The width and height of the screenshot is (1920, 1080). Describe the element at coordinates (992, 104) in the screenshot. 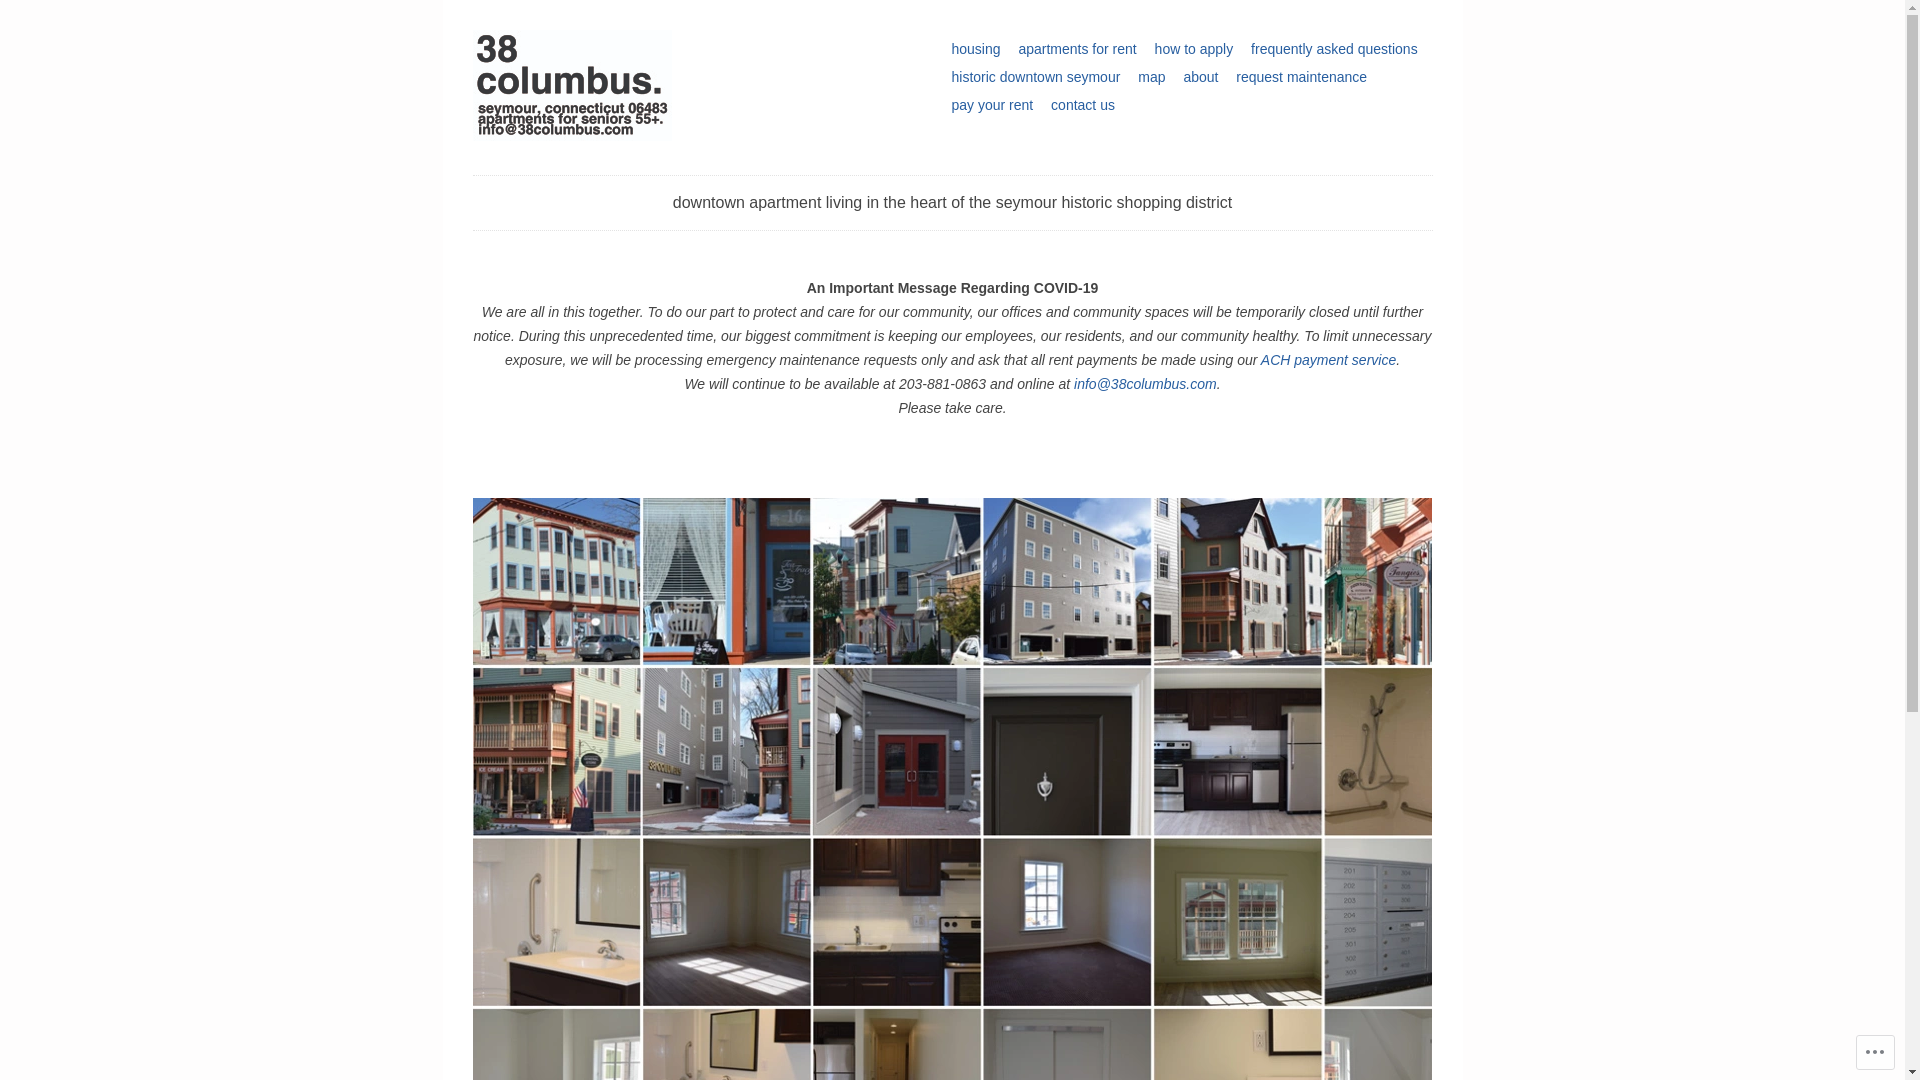

I see `'pay your rent'` at that location.